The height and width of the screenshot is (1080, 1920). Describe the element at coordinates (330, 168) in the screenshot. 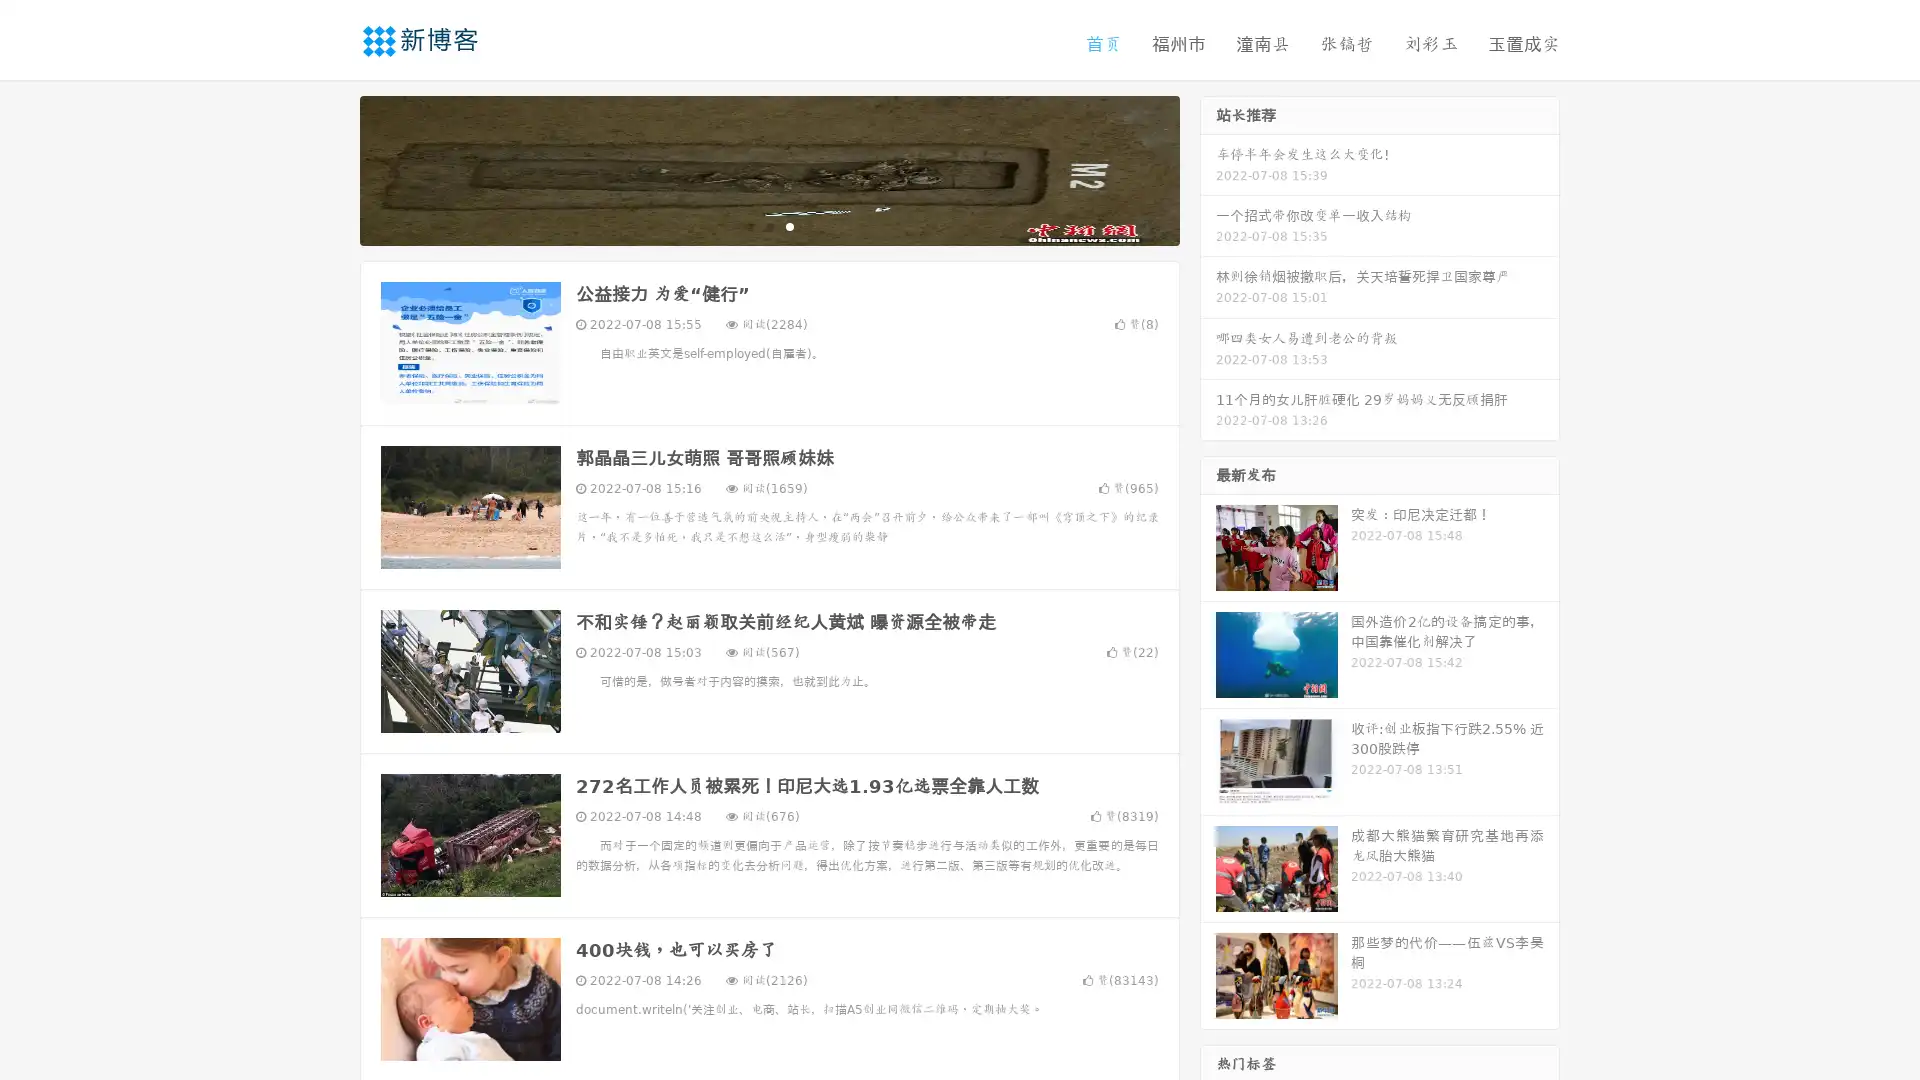

I see `Previous slide` at that location.